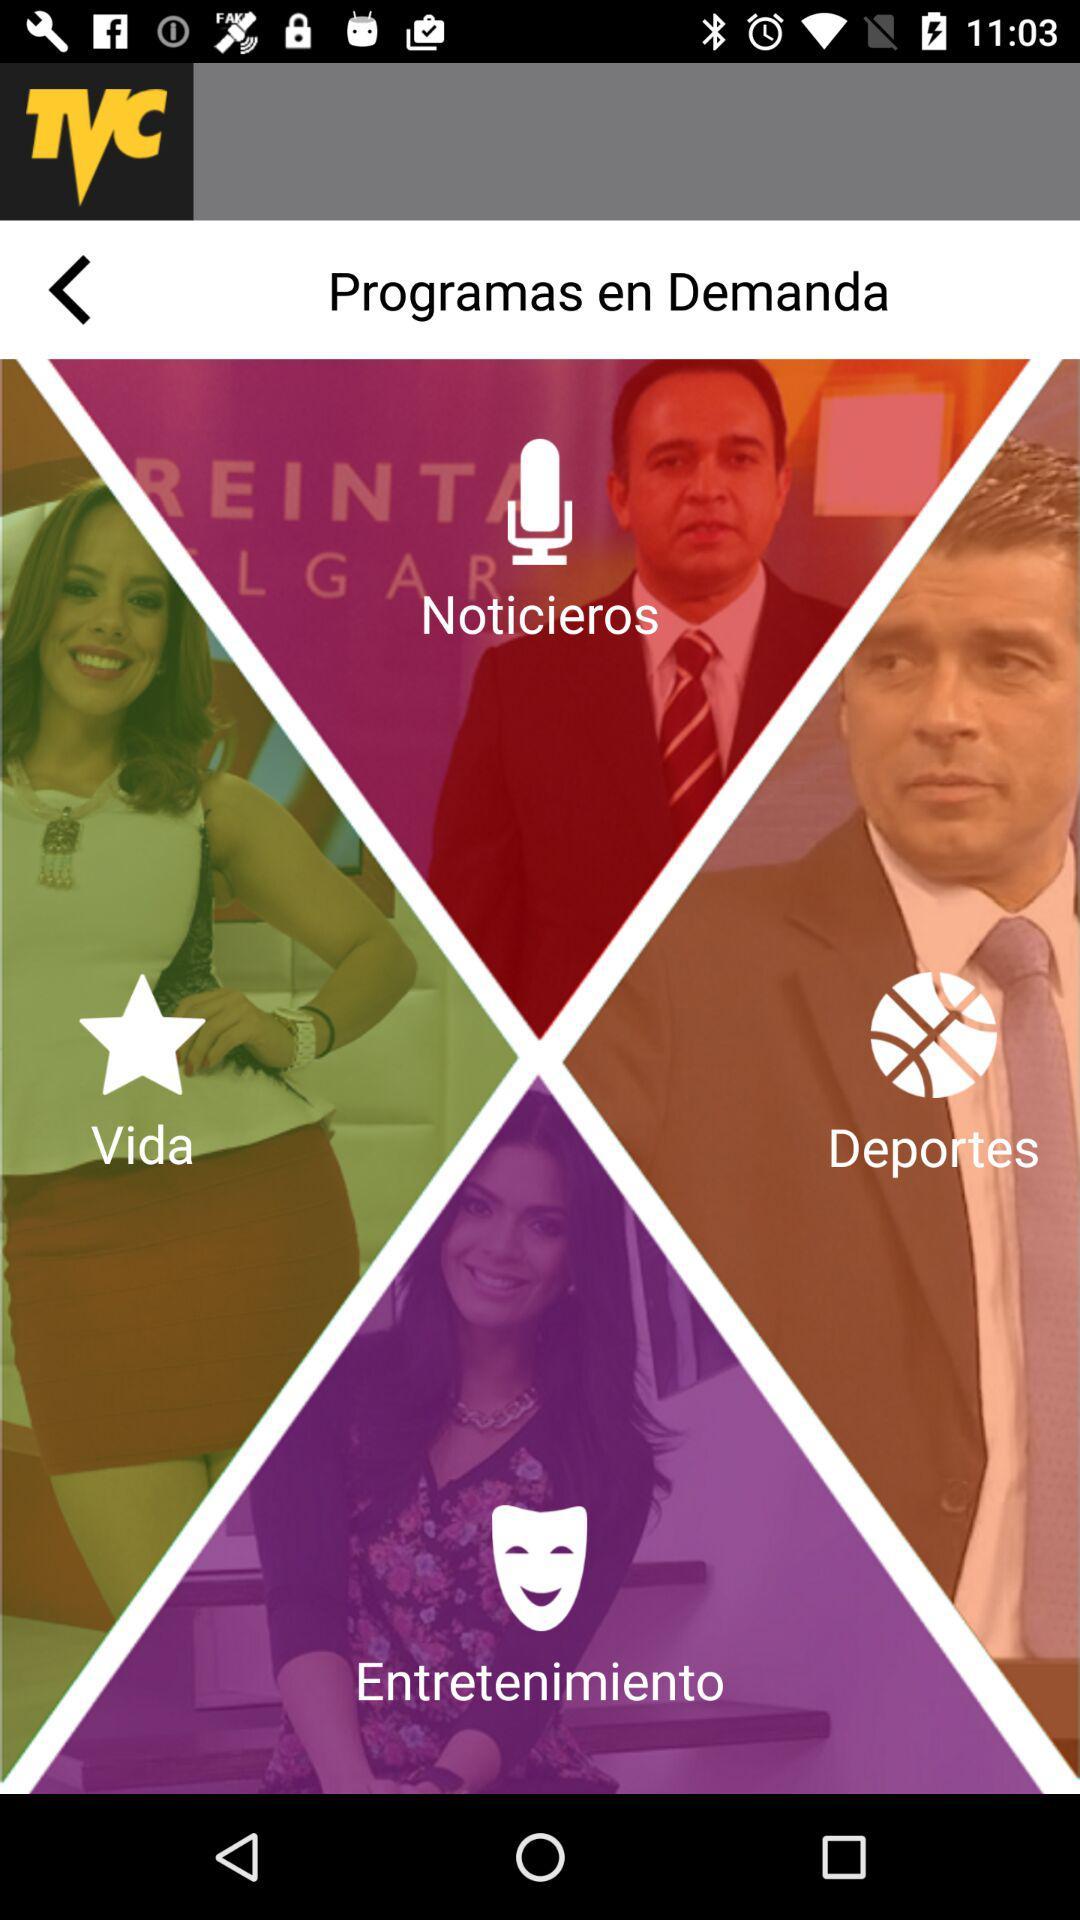 The width and height of the screenshot is (1080, 1920). What do you see at coordinates (141, 1075) in the screenshot?
I see `app next to deportes item` at bounding box center [141, 1075].